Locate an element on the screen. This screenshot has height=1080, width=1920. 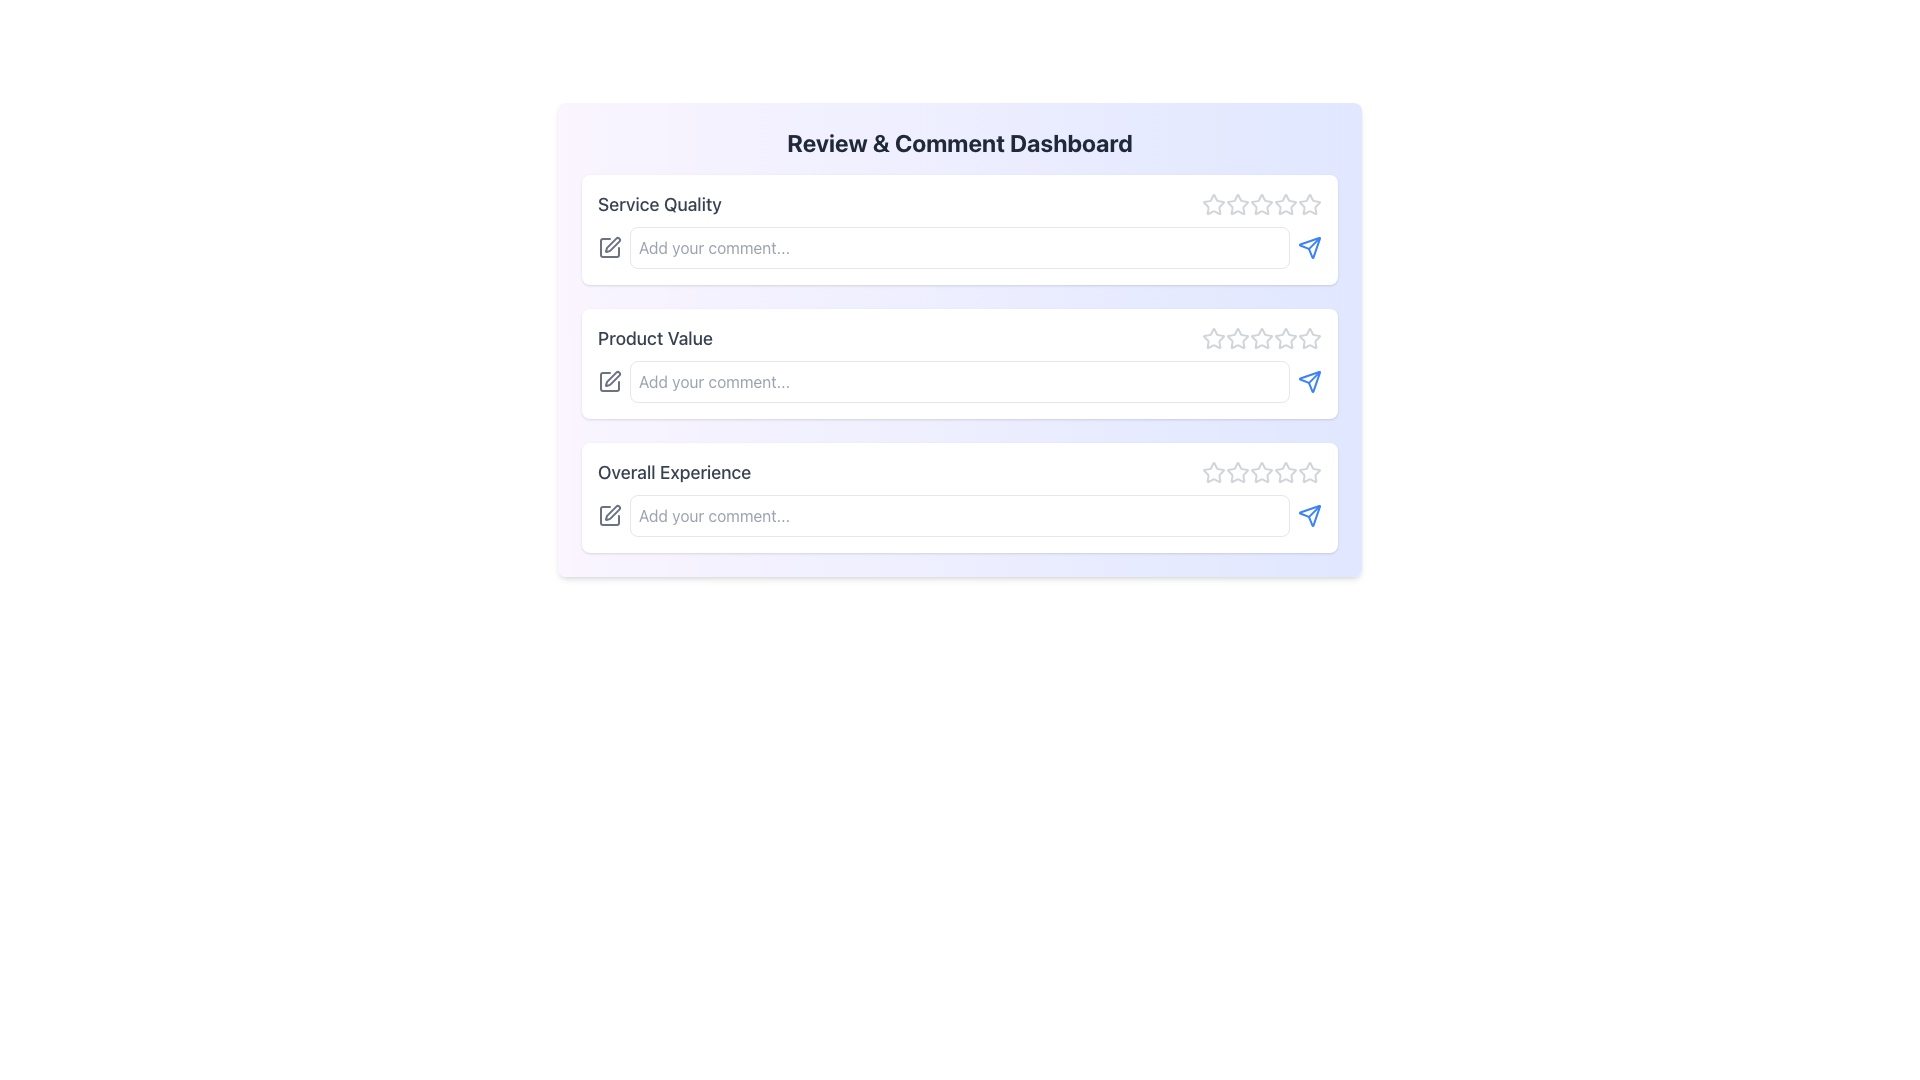
the fifth star icon in the horizontal row of seven stars is located at coordinates (1286, 204).